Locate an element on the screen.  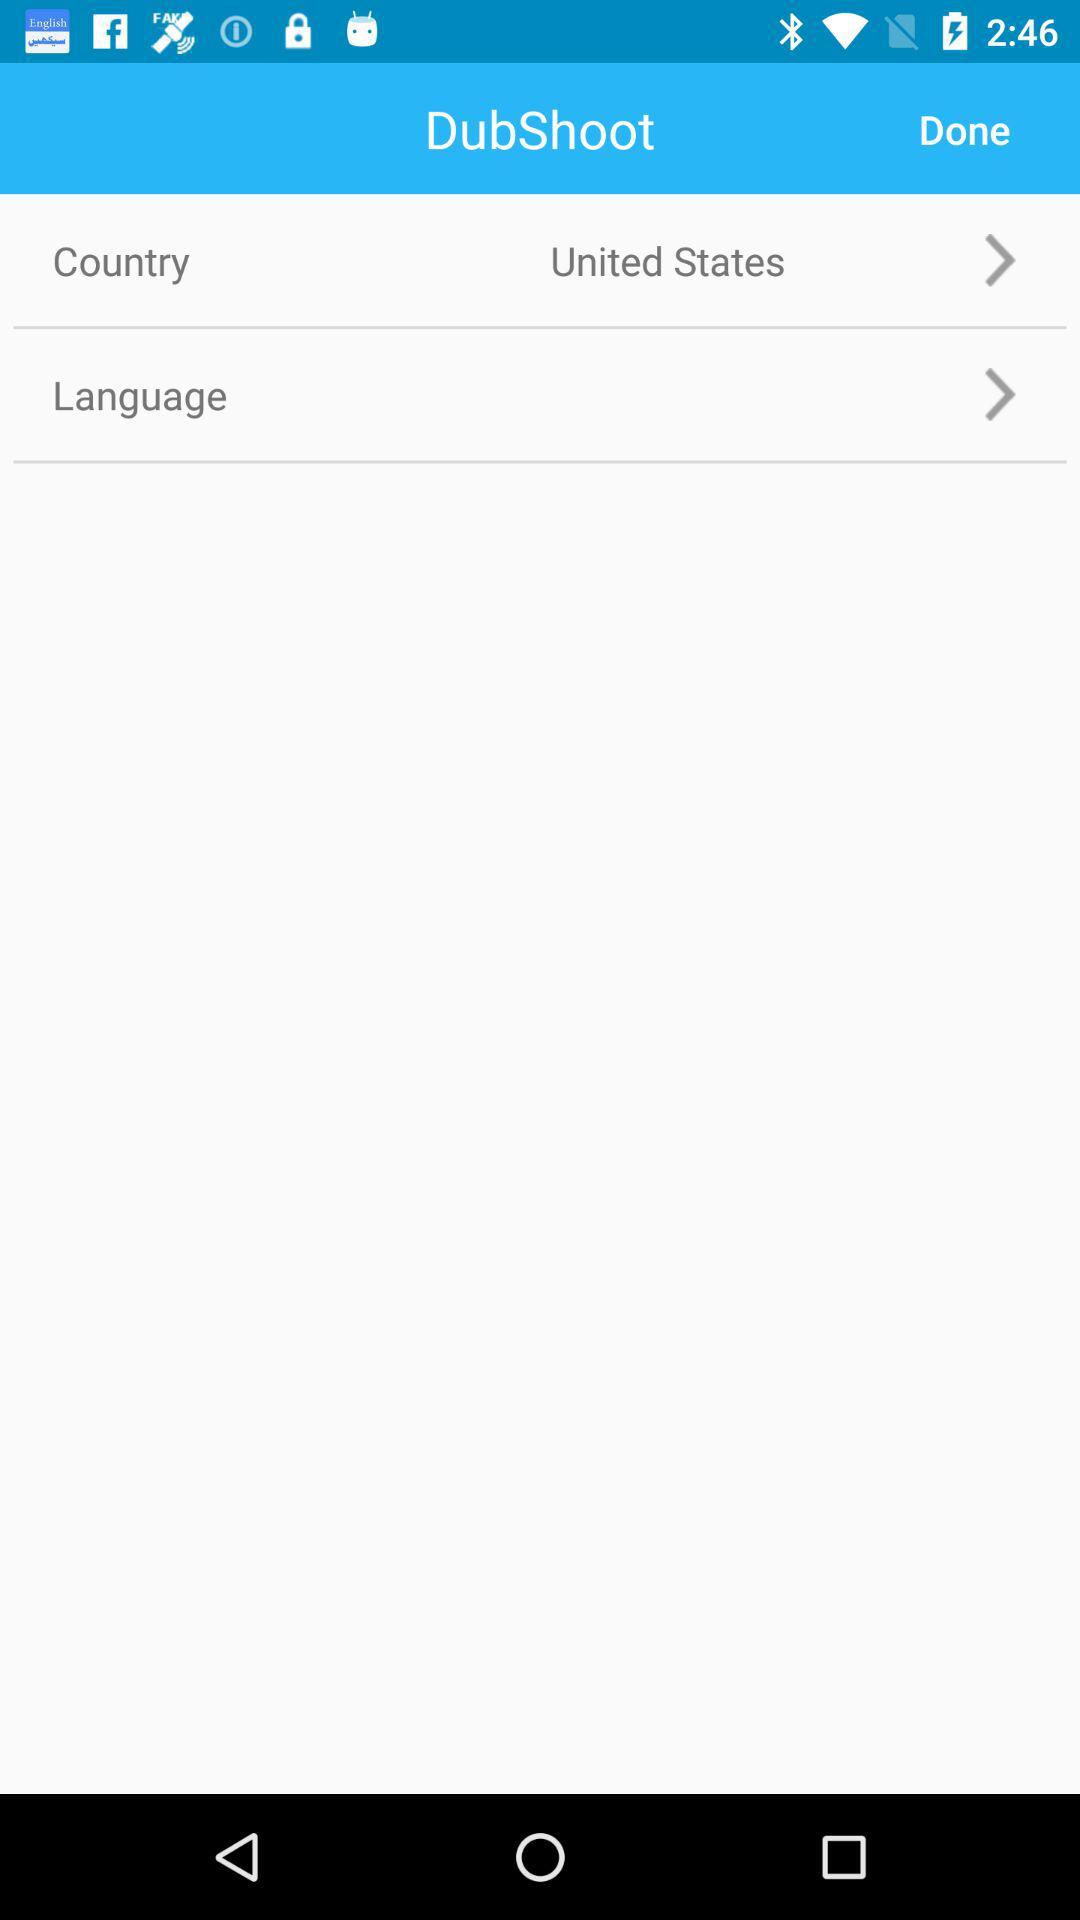
app to the right of country icon is located at coordinates (963, 128).